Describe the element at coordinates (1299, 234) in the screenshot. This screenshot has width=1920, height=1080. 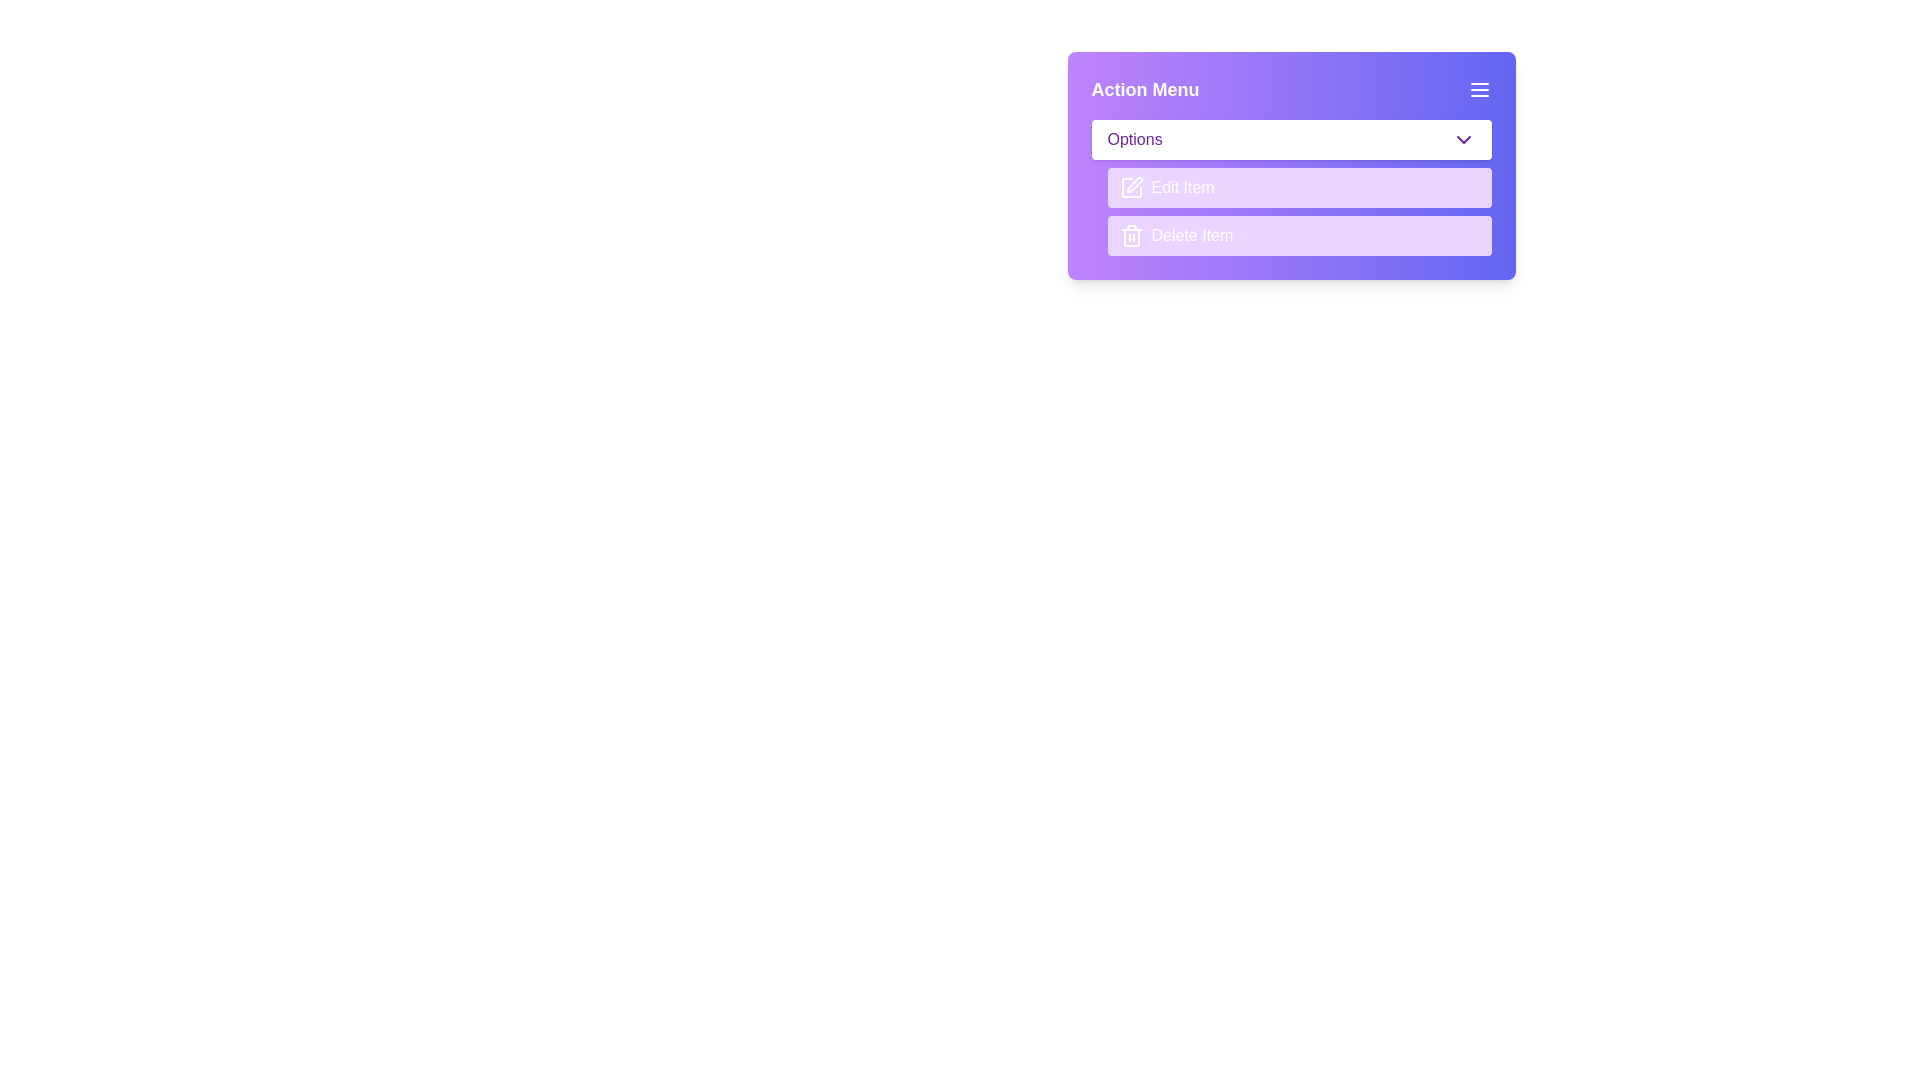
I see `the delete button, which is the second button in the popup menu located below the 'Edit Item' button, to provide visual feedback` at that location.